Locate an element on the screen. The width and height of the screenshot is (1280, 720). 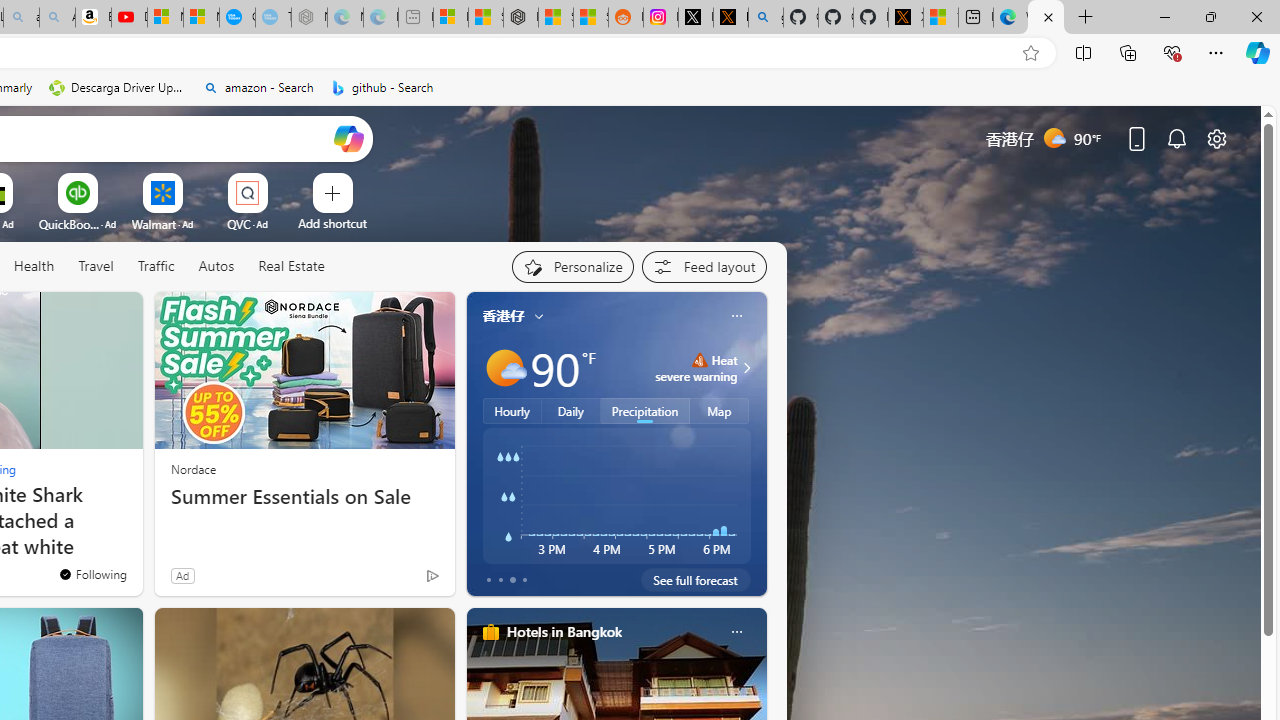
'Hide this story' is located at coordinates (81, 315).